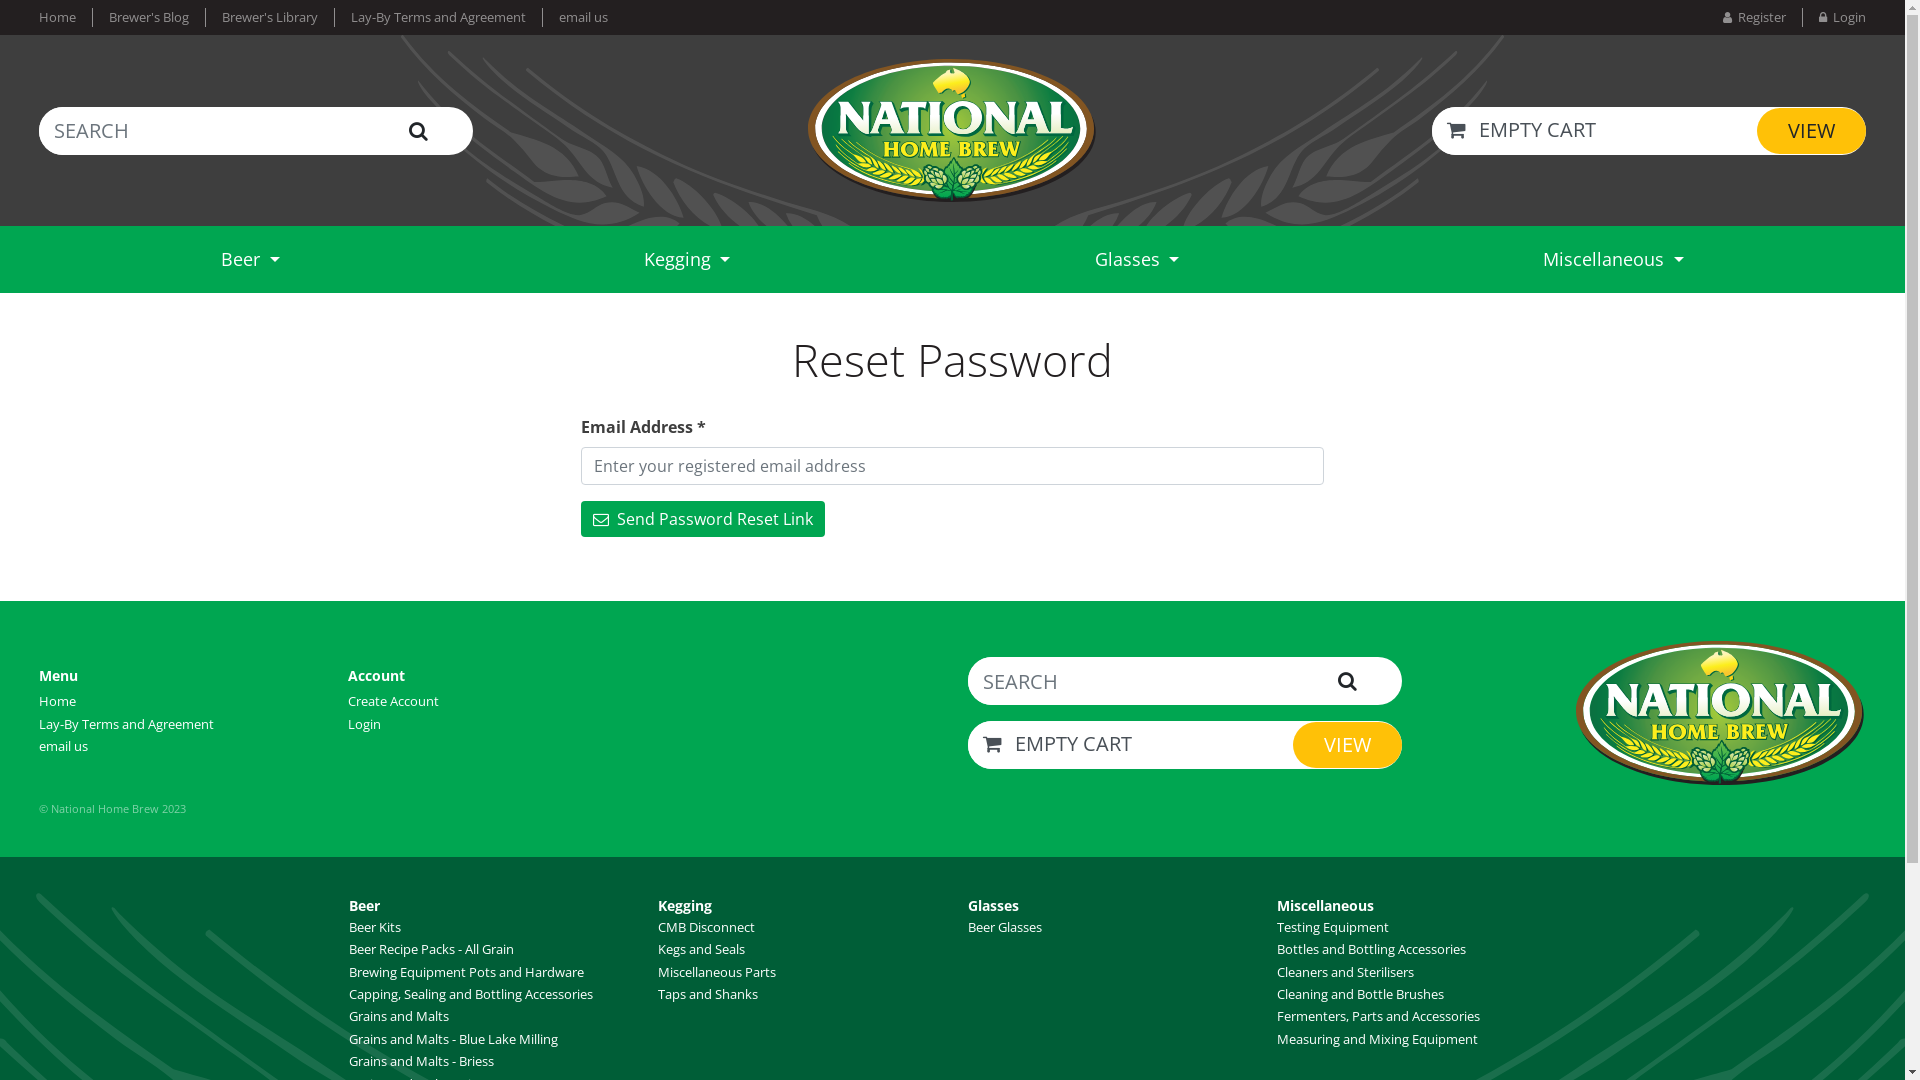 Image resolution: width=1920 pixels, height=1080 pixels. What do you see at coordinates (657, 905) in the screenshot?
I see `'Kegging'` at bounding box center [657, 905].